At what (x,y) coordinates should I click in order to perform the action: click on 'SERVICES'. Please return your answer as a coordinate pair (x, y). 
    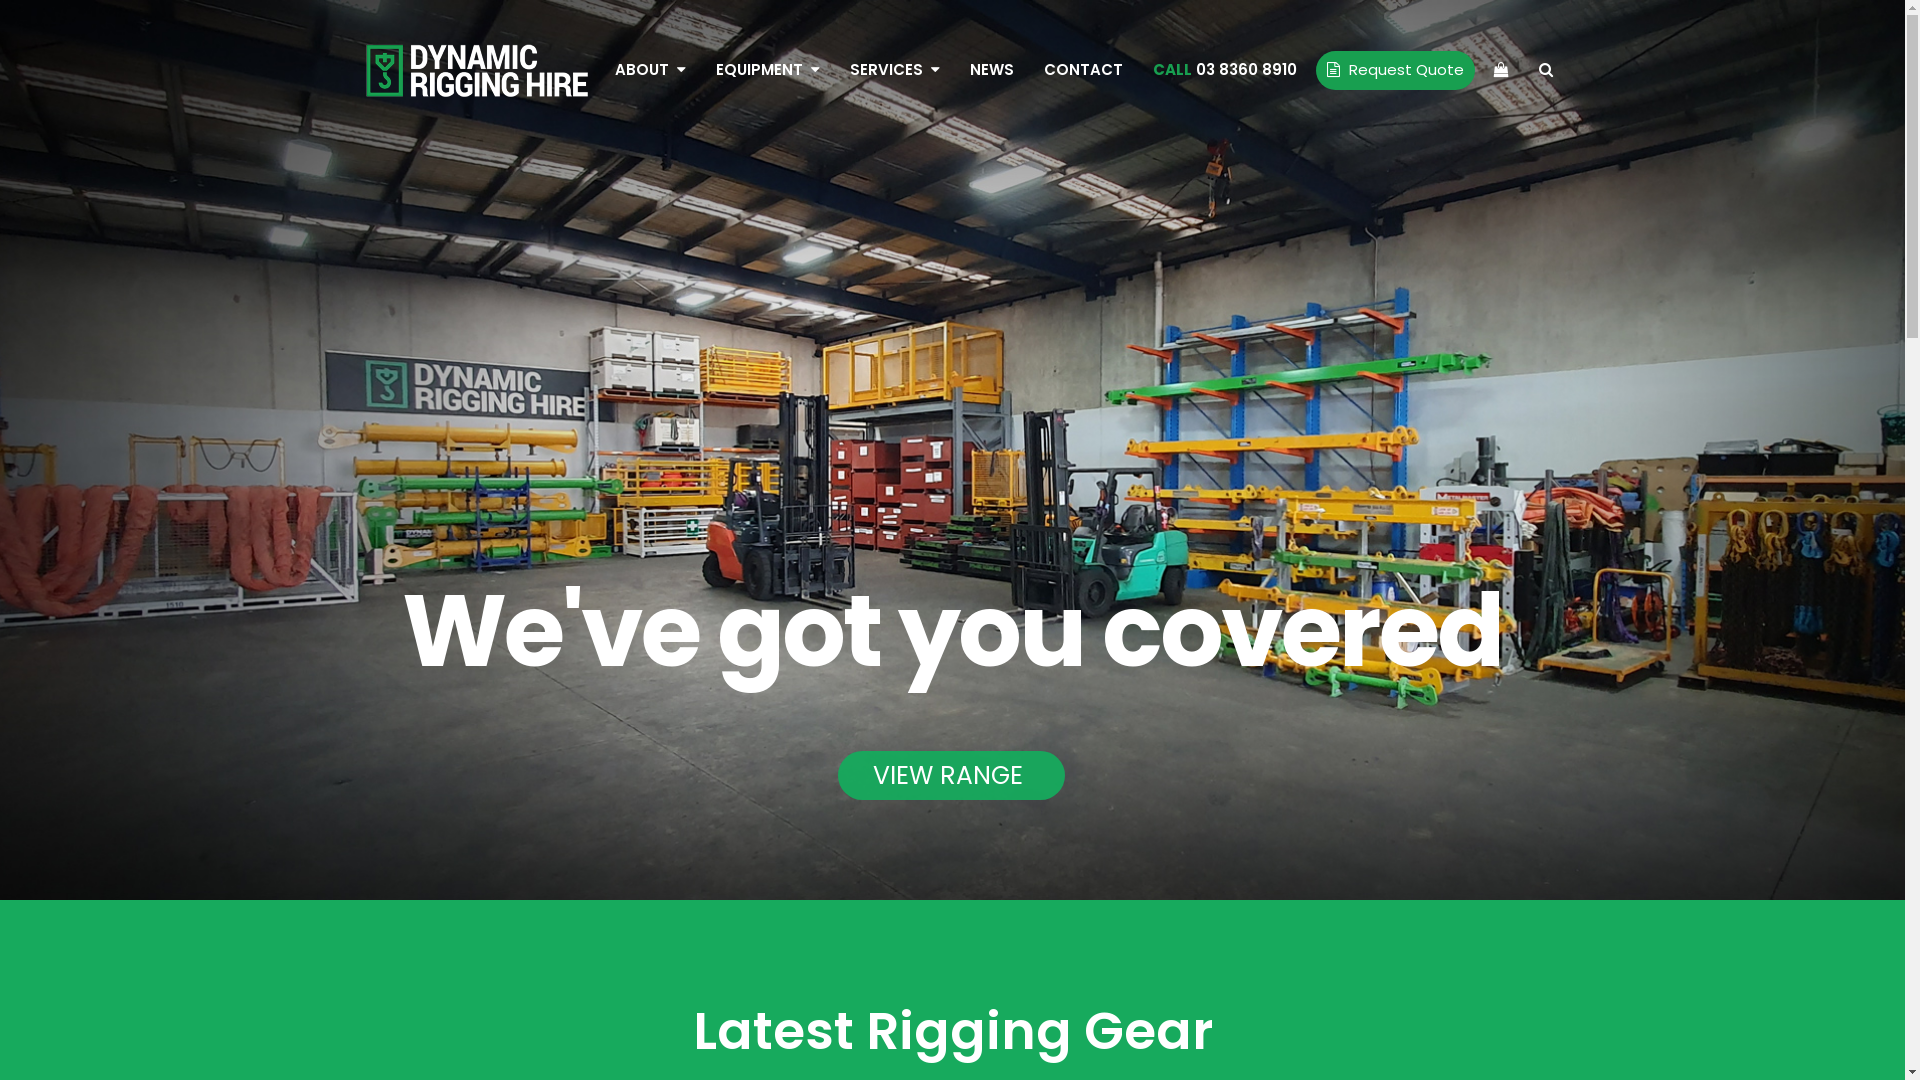
    Looking at the image, I should click on (892, 68).